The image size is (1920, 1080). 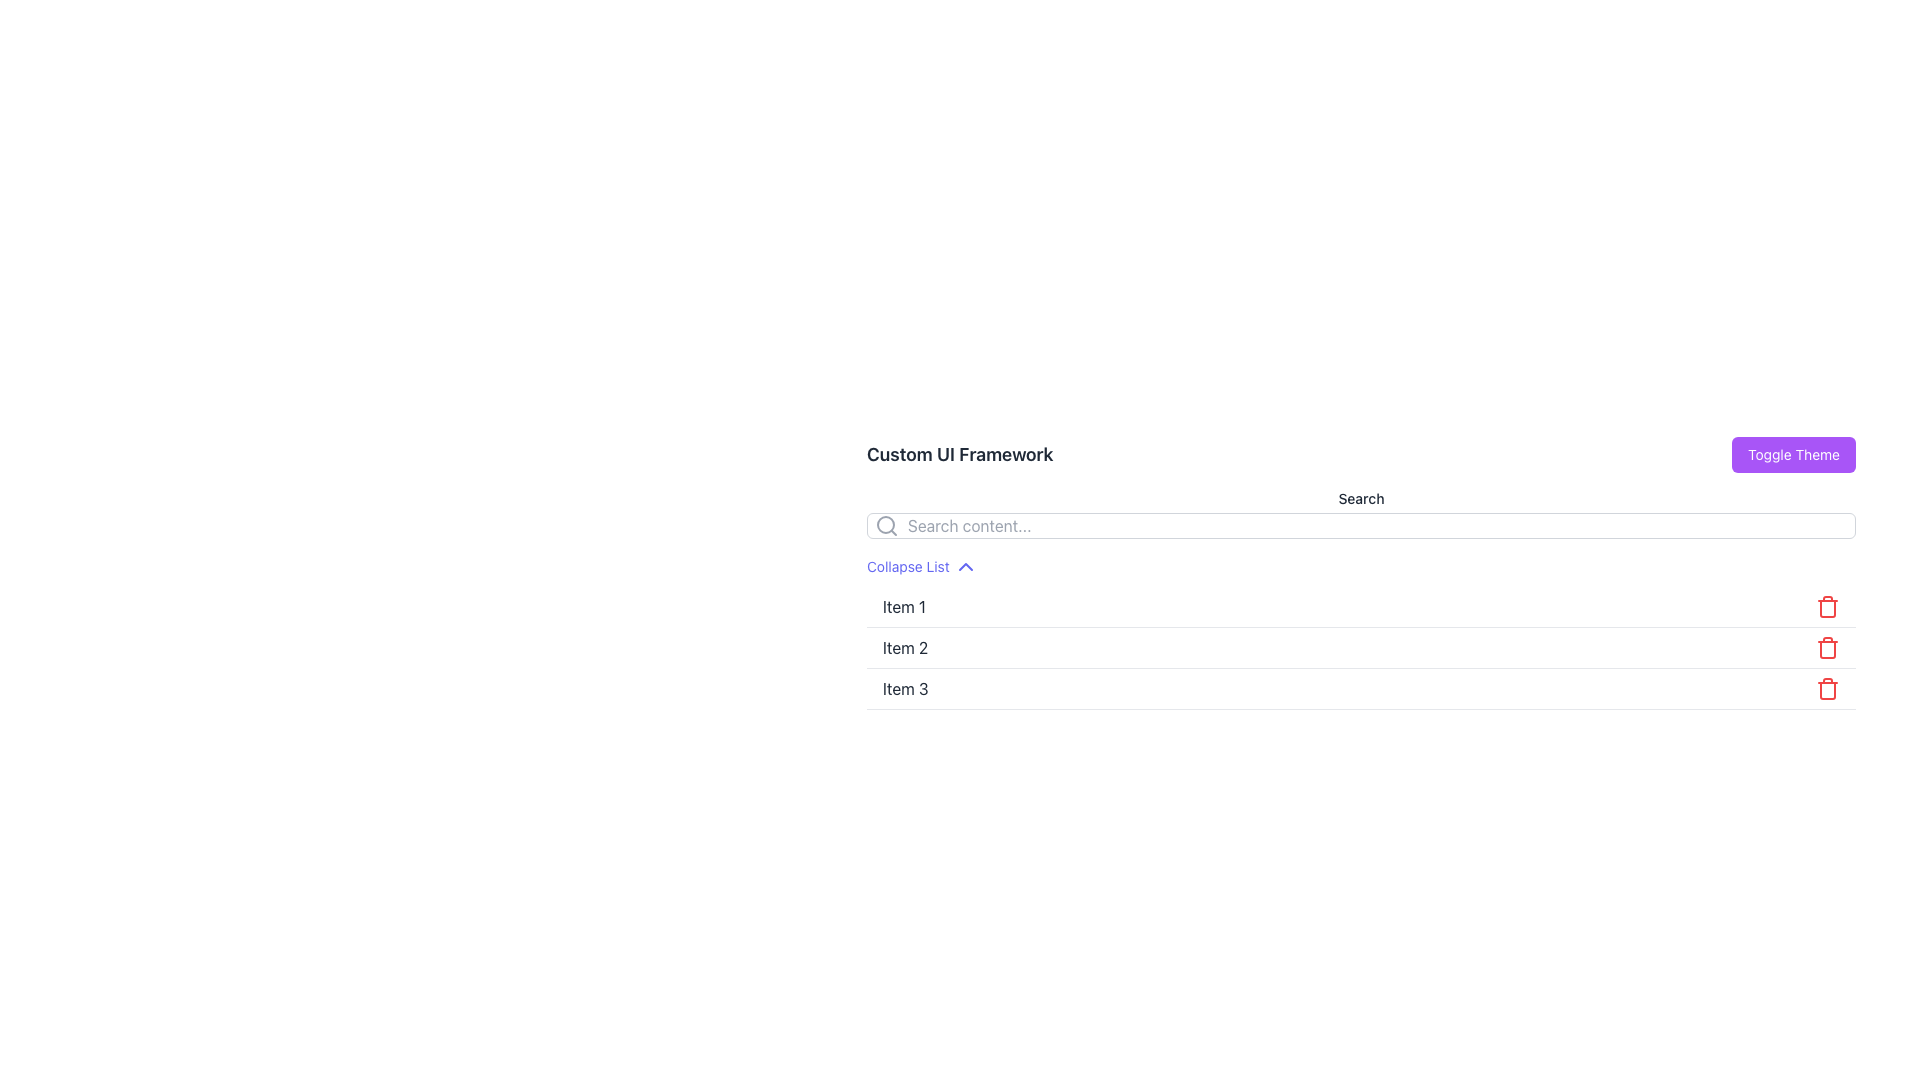 I want to click on the magnifying glass icon located inside the search bar, positioned on the left side of the input field, so click(x=886, y=524).